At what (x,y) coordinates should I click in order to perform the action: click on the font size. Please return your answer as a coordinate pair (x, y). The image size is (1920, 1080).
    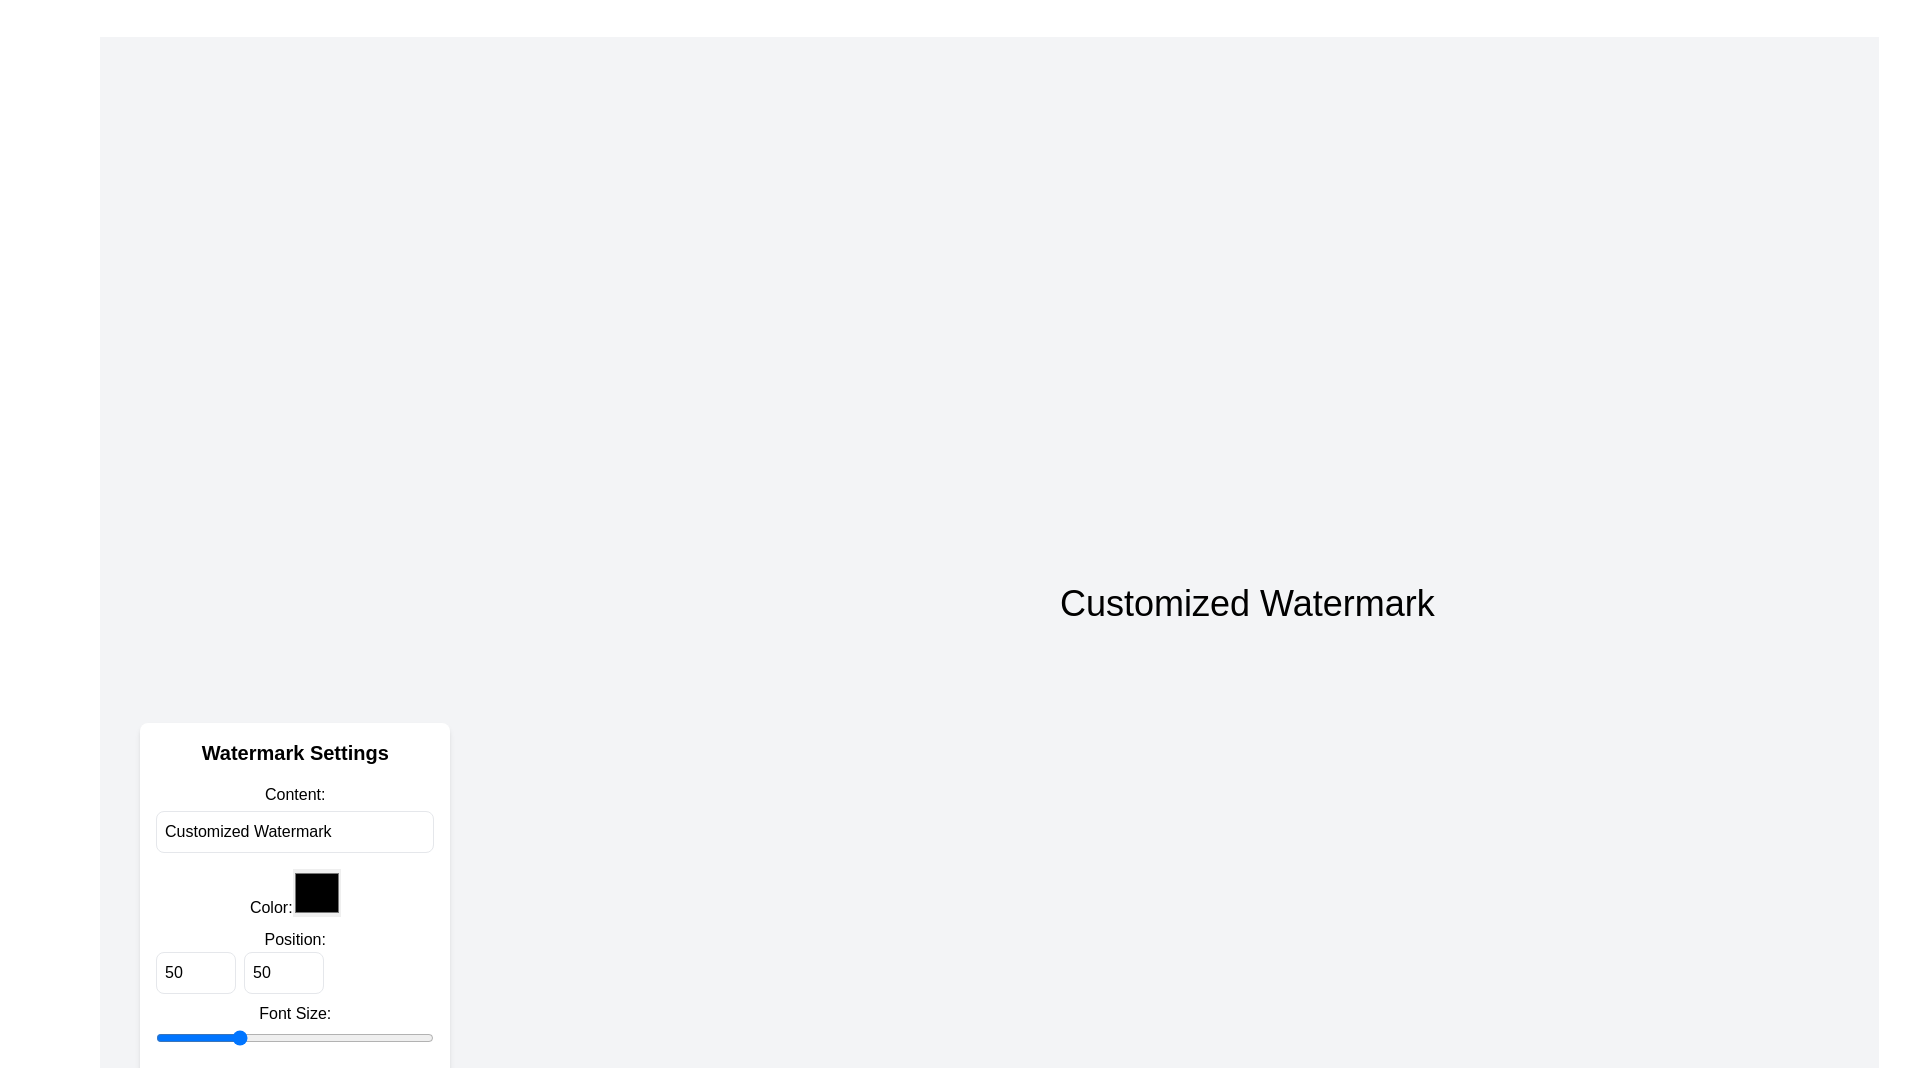
    Looking at the image, I should click on (244, 1036).